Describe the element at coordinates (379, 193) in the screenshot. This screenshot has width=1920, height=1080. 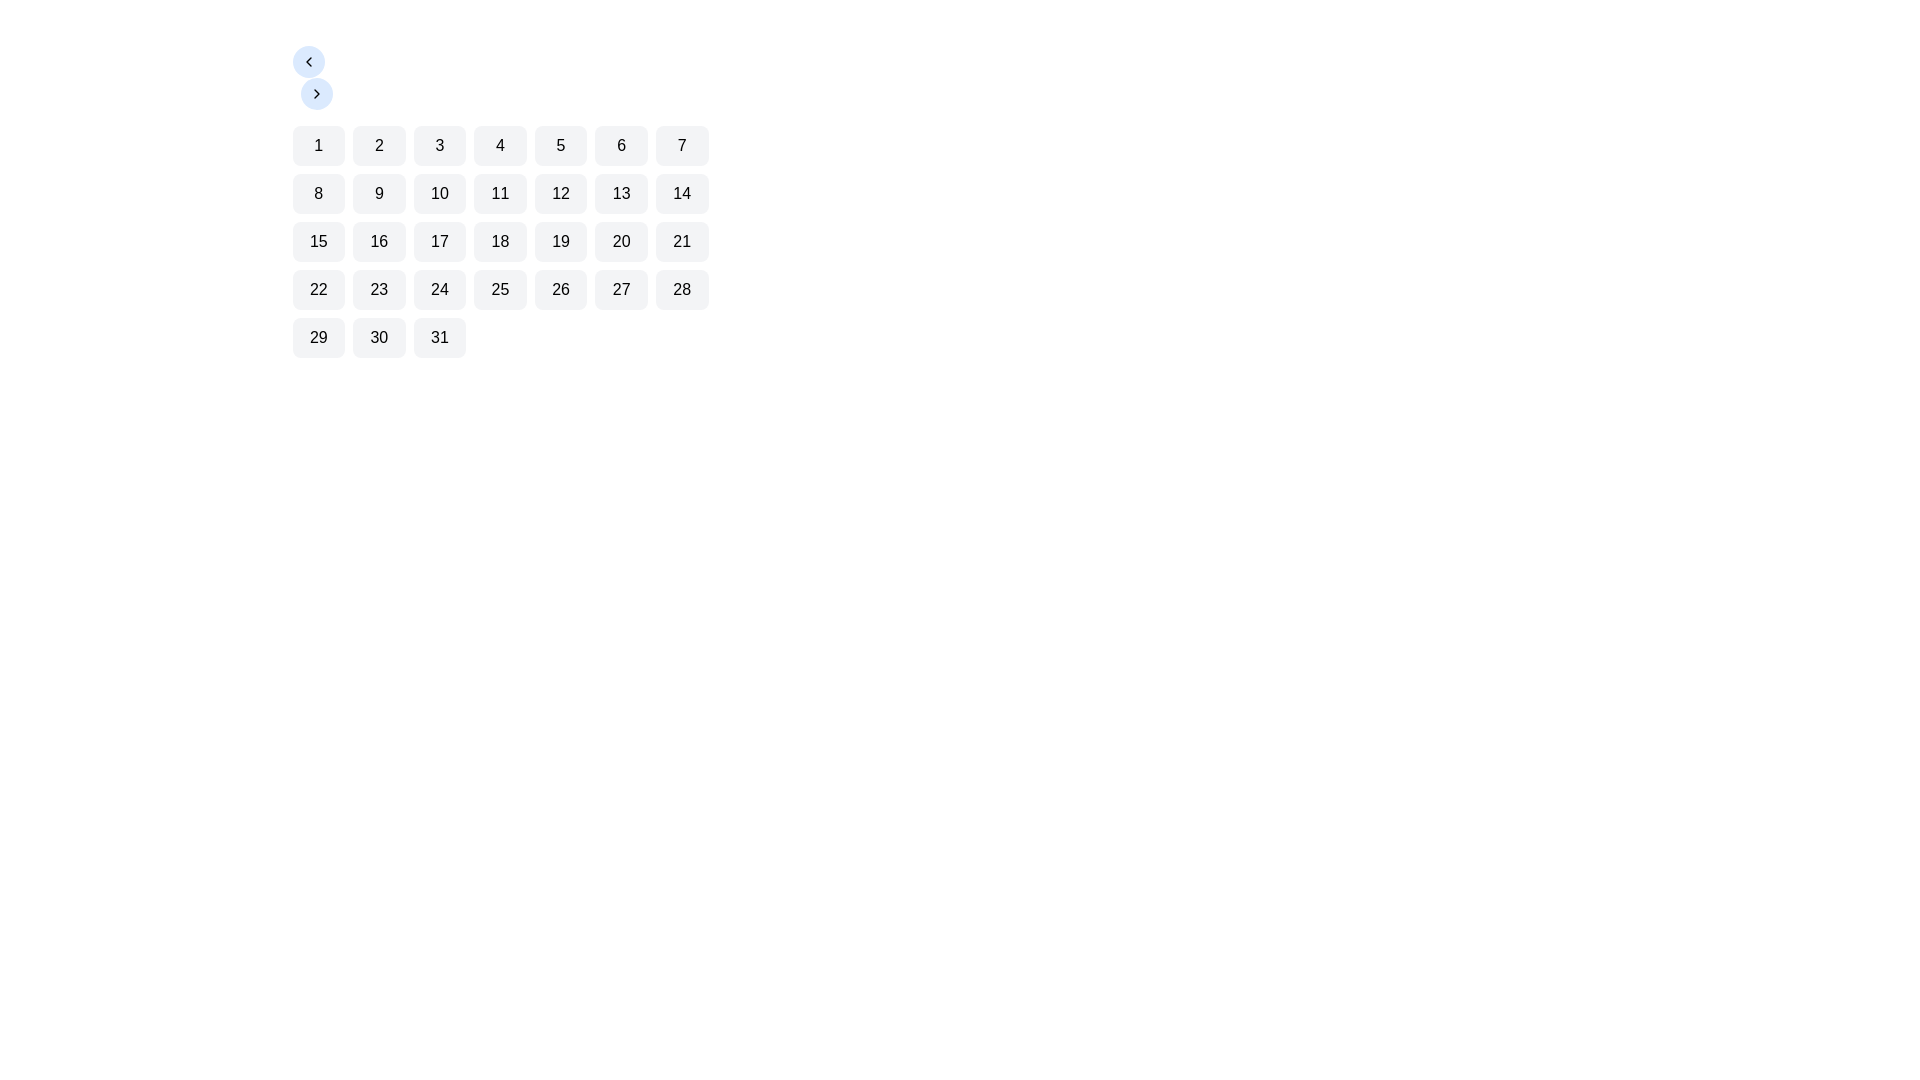
I see `the rounded rectangular button displaying the number '9'` at that location.